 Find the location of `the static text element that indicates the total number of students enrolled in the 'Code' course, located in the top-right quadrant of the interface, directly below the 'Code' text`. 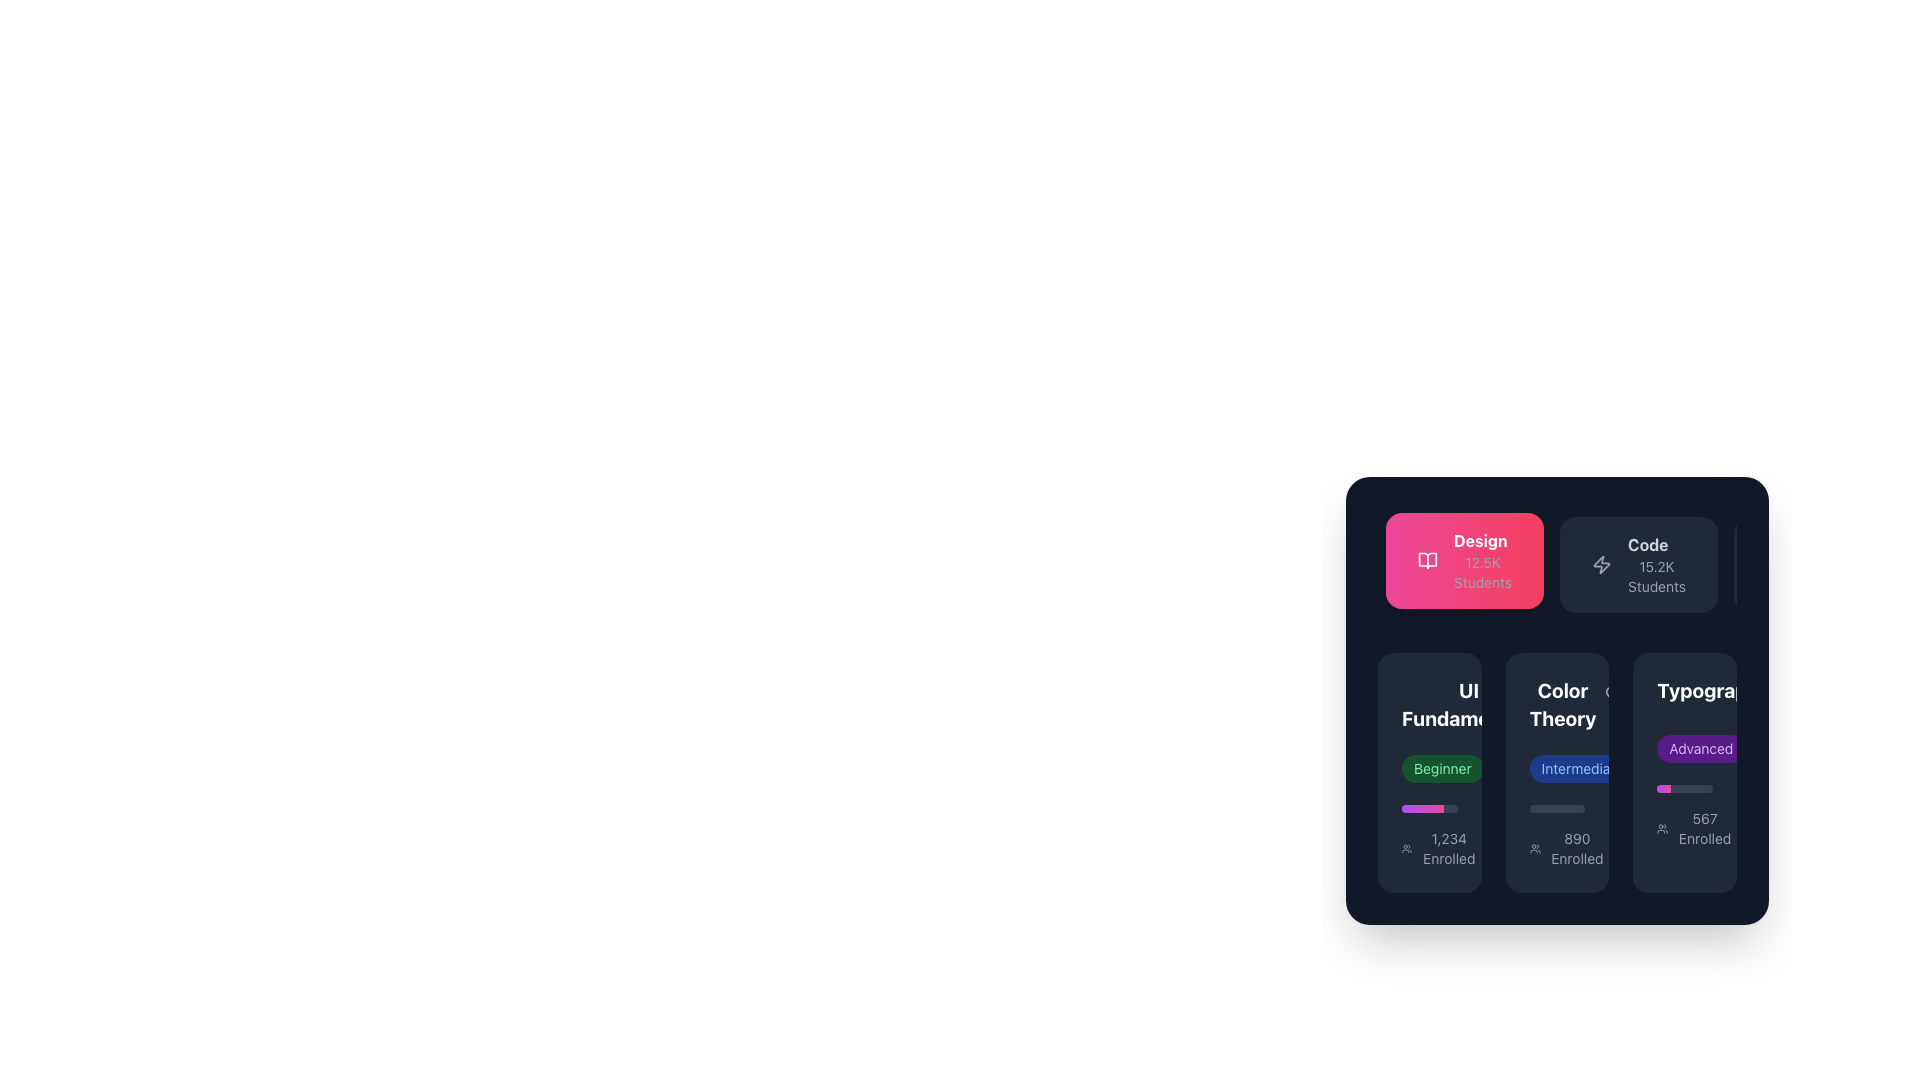

the static text element that indicates the total number of students enrolled in the 'Code' course, located in the top-right quadrant of the interface, directly below the 'Code' text is located at coordinates (1656, 577).